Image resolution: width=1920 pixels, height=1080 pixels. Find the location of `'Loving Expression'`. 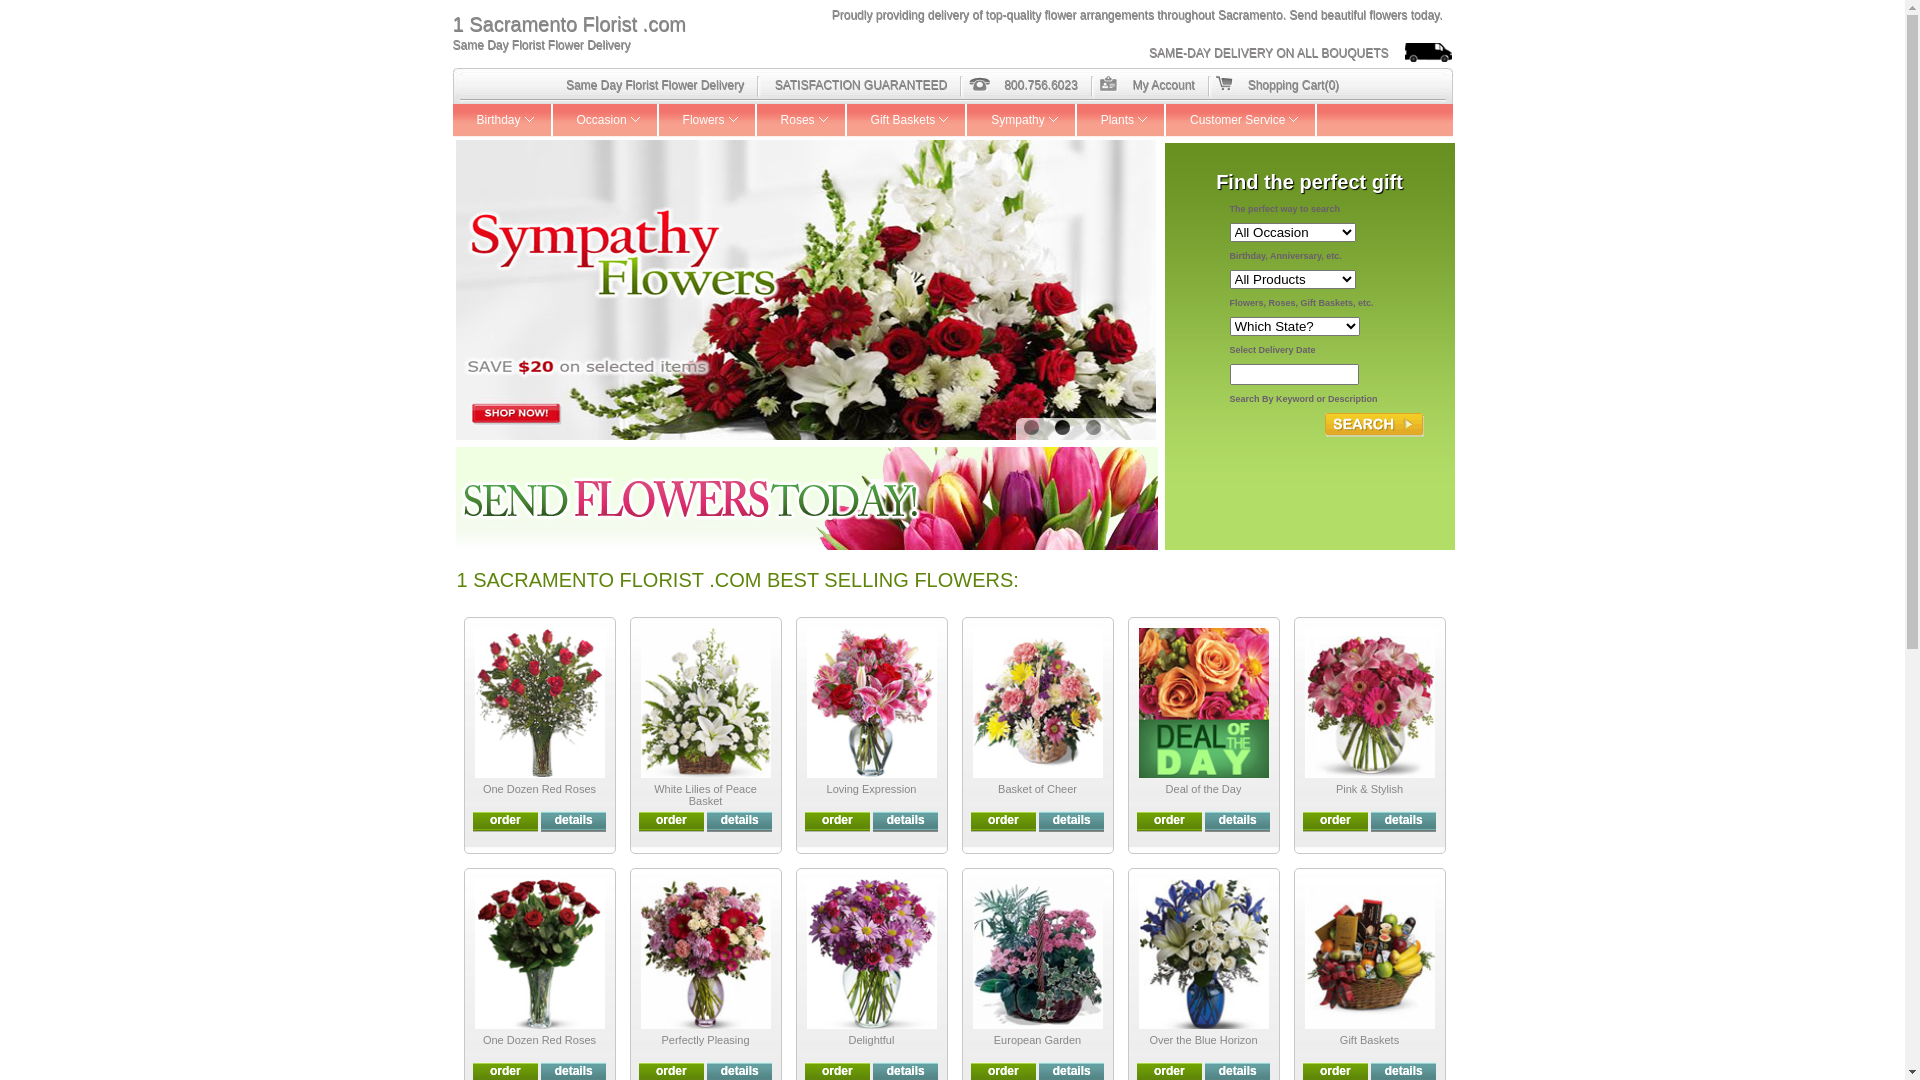

'Loving Expression' is located at coordinates (872, 788).